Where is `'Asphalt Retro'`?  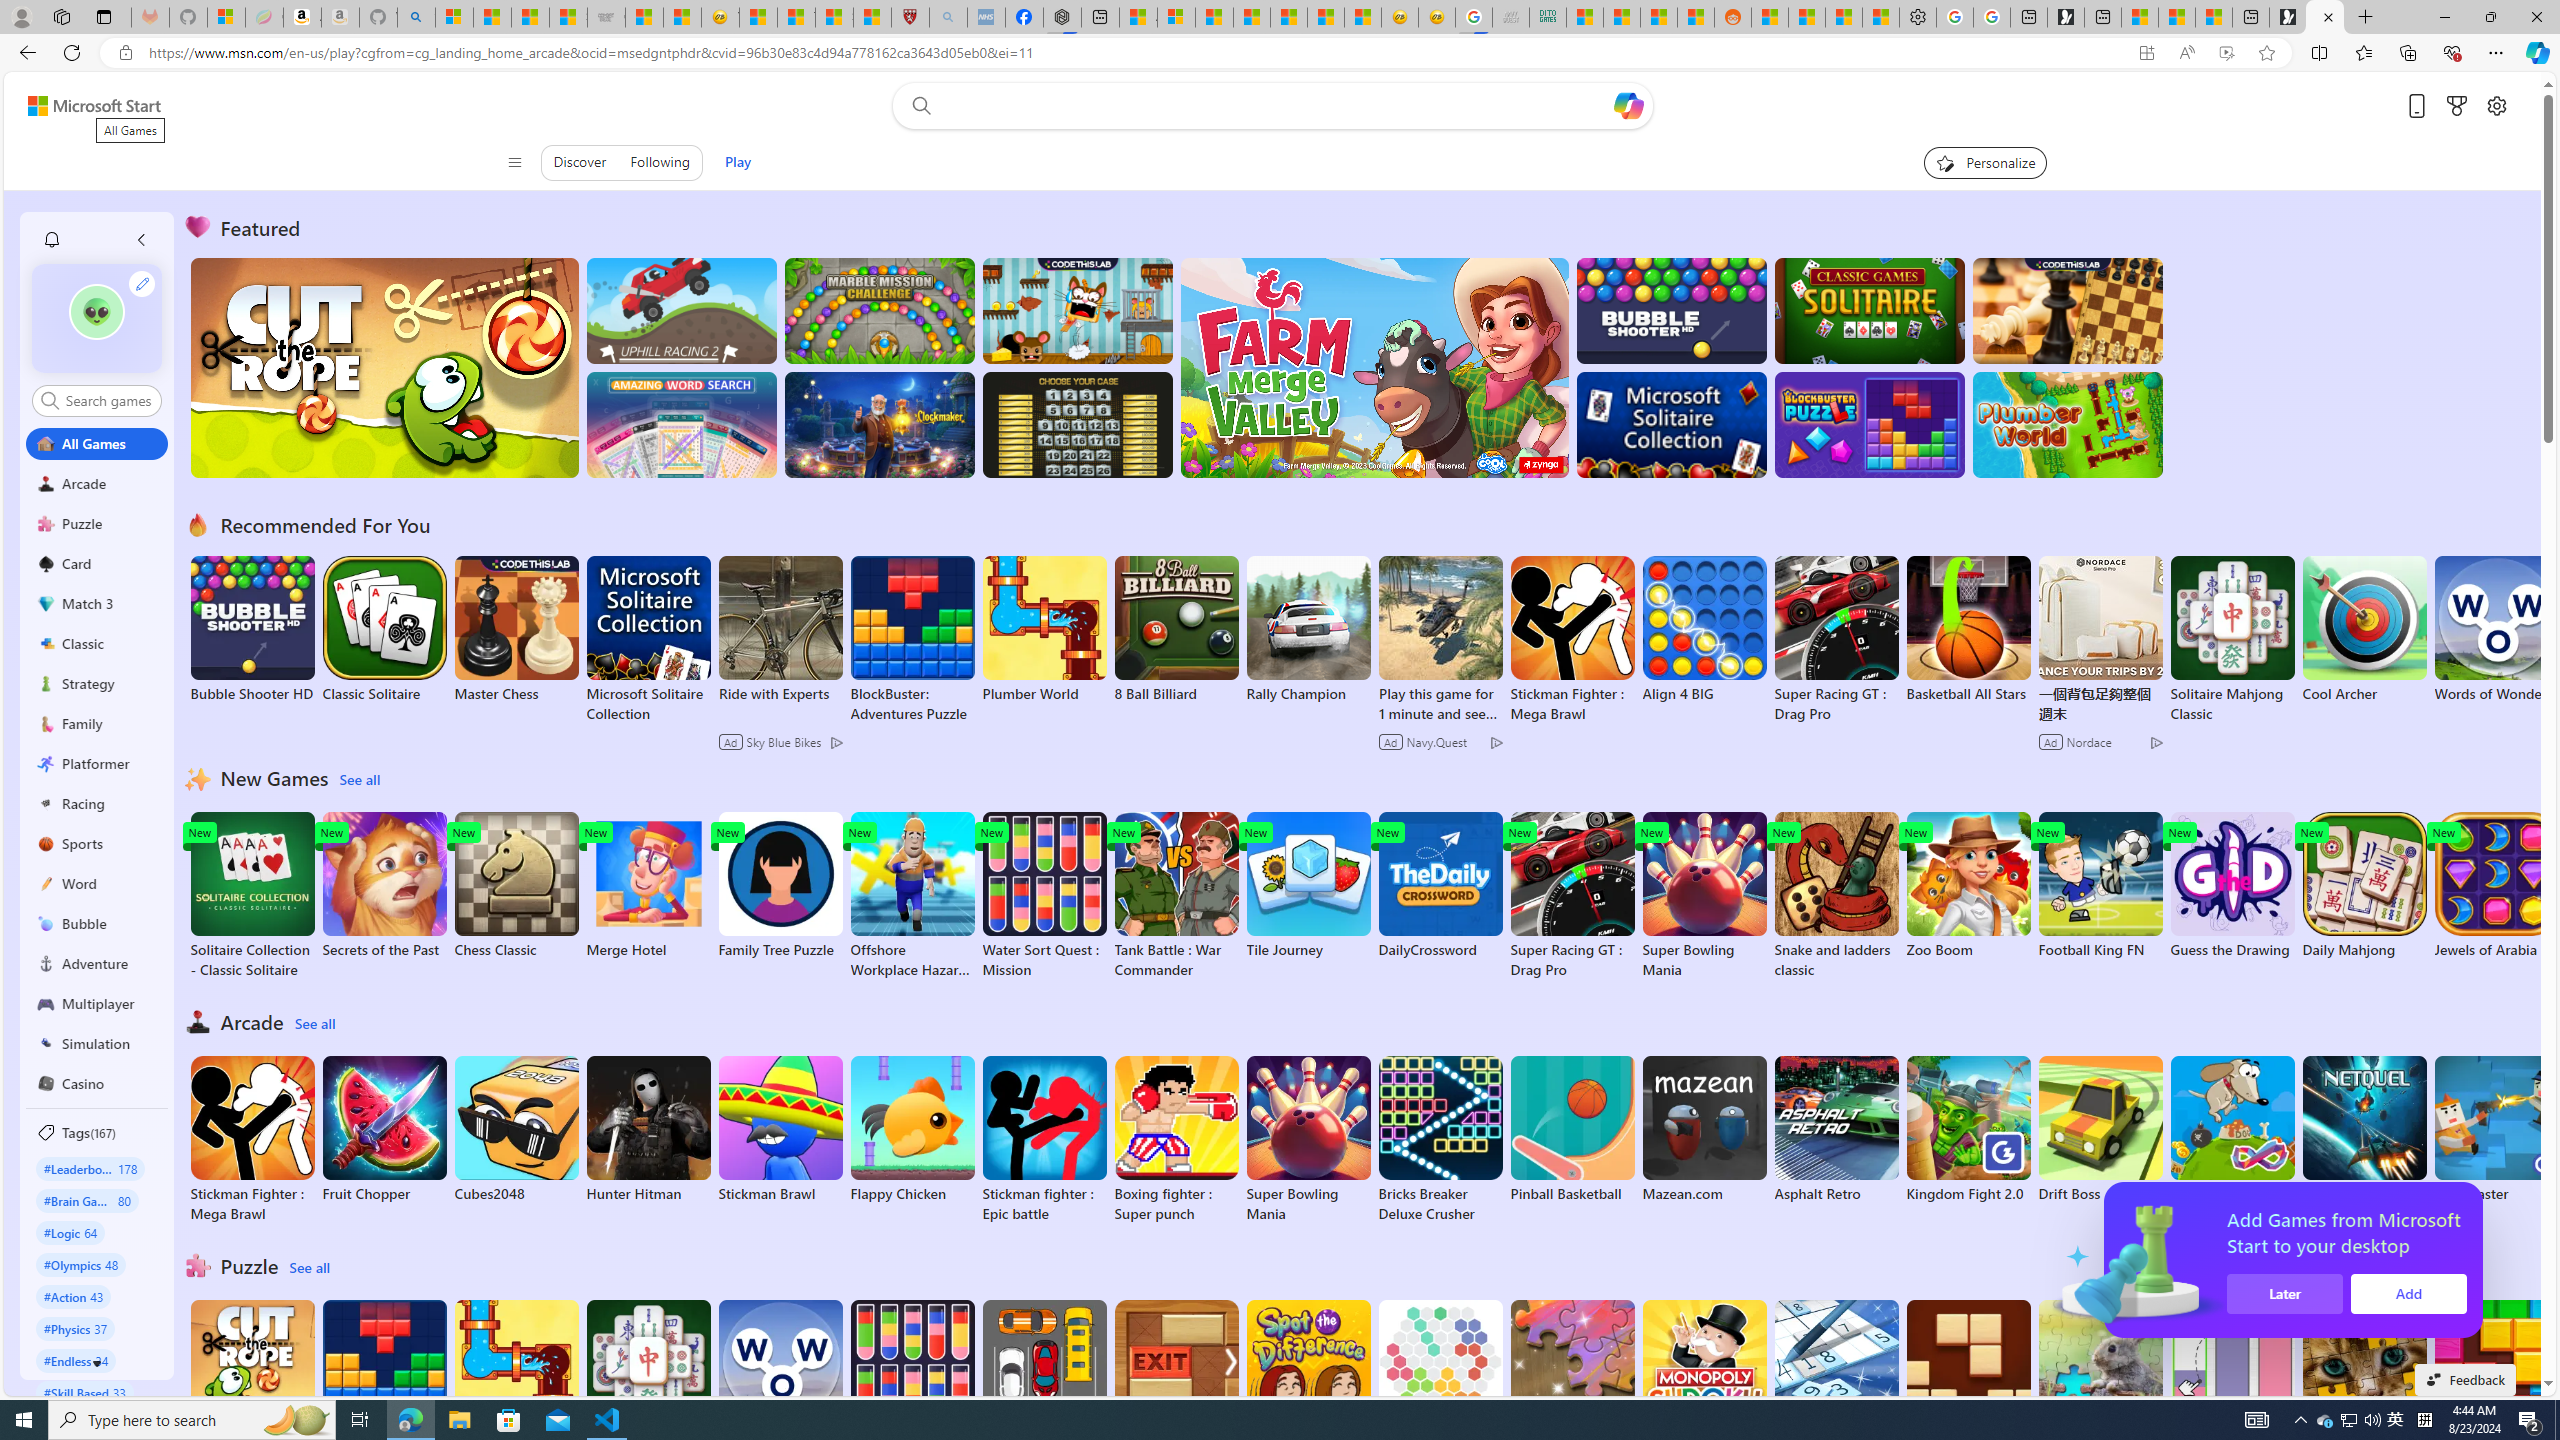 'Asphalt Retro' is located at coordinates (1835, 1129).